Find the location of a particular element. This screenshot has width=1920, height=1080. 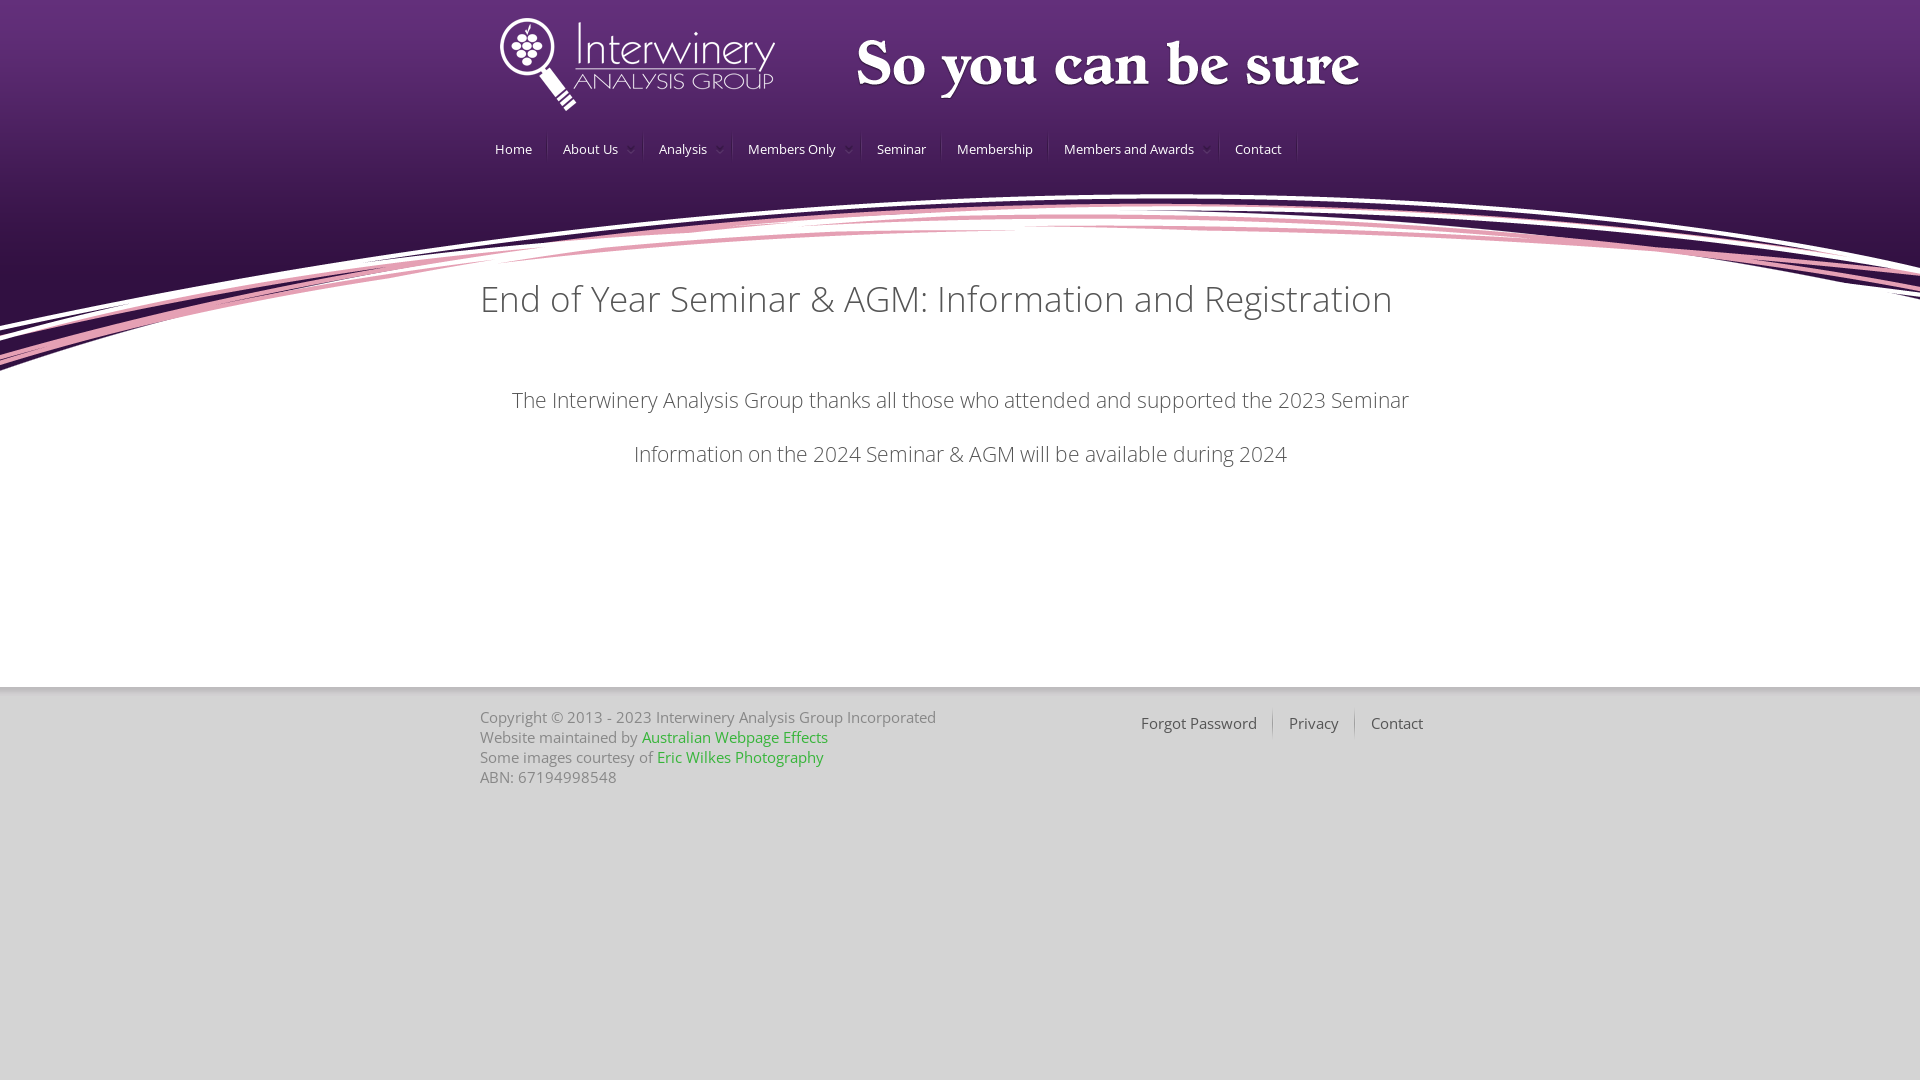

'Interwinery Analysis Group' is located at coordinates (499, 63).